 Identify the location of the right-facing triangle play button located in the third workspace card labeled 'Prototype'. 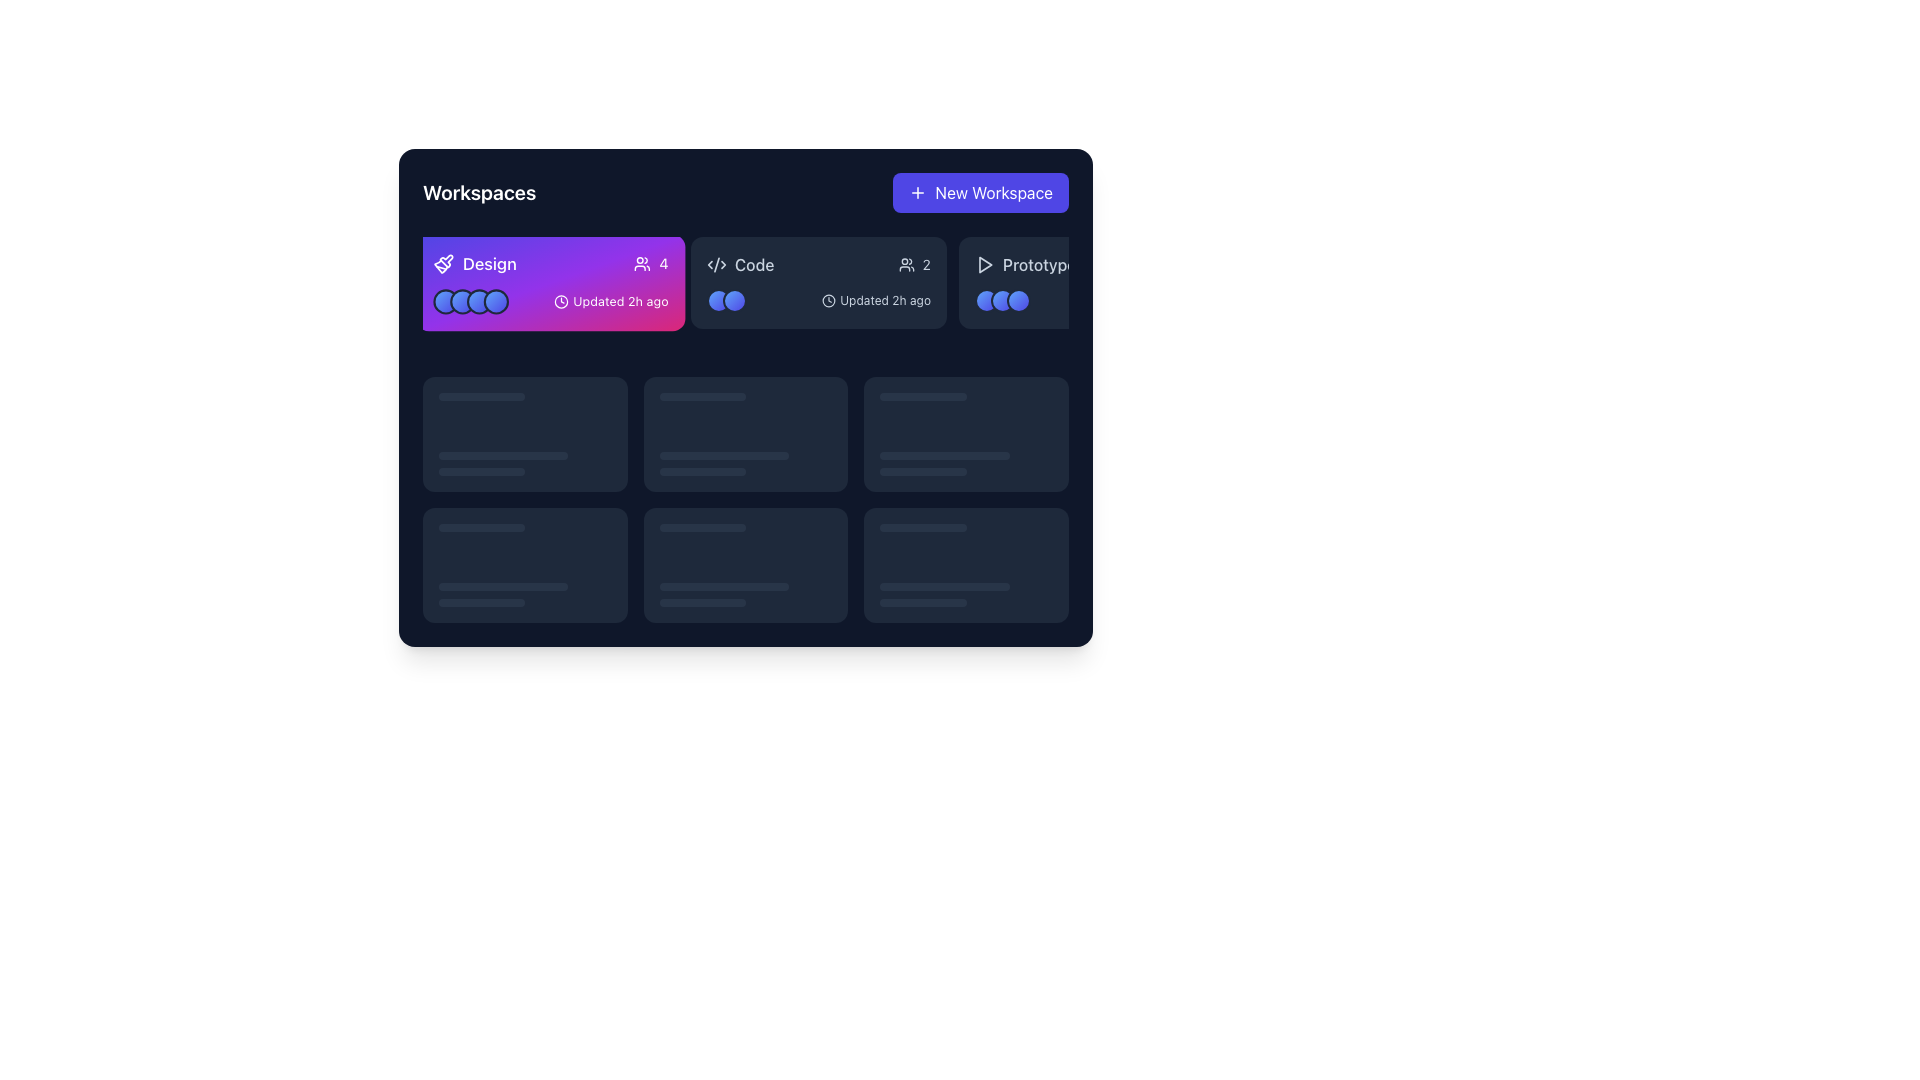
(985, 264).